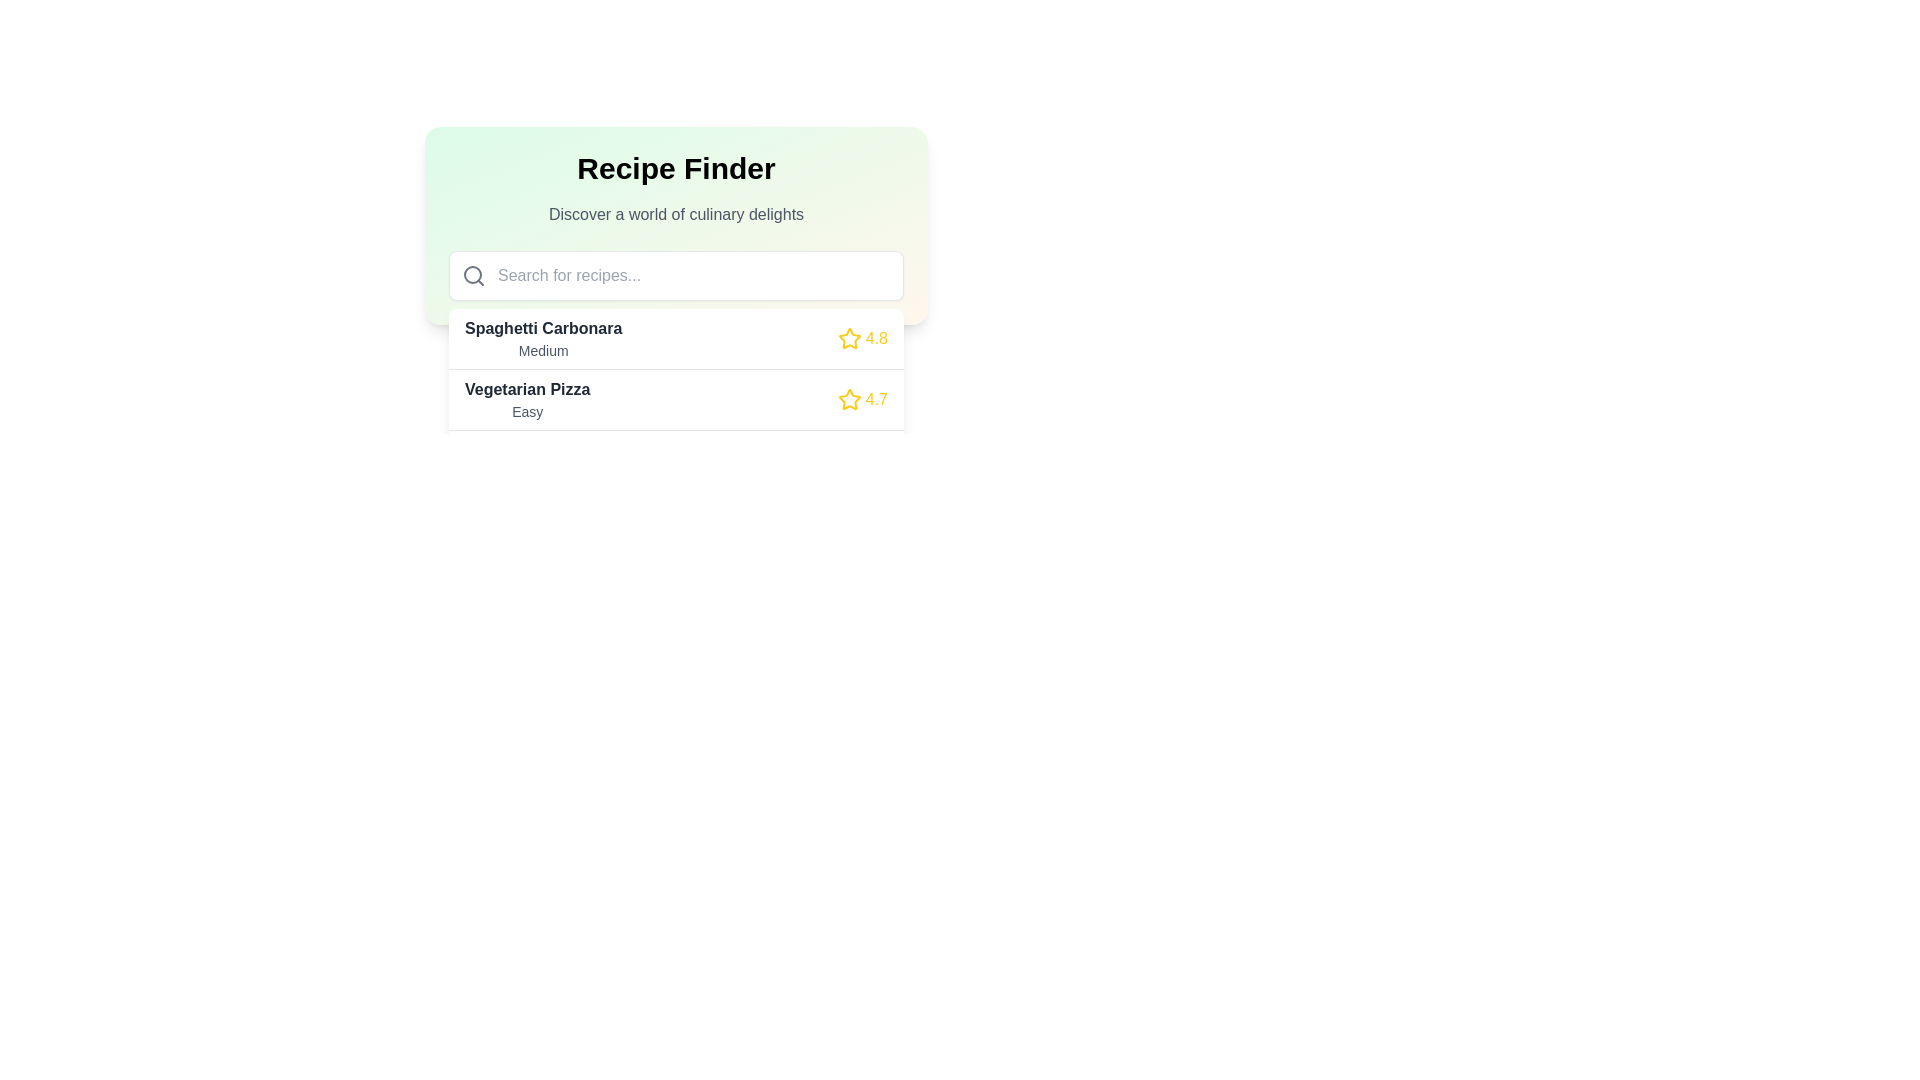  What do you see at coordinates (543, 350) in the screenshot?
I see `the Text Label displaying 'Medium' in light gray, which is located below the title 'Spaghetti Carbonara' in the first recipe entry` at bounding box center [543, 350].